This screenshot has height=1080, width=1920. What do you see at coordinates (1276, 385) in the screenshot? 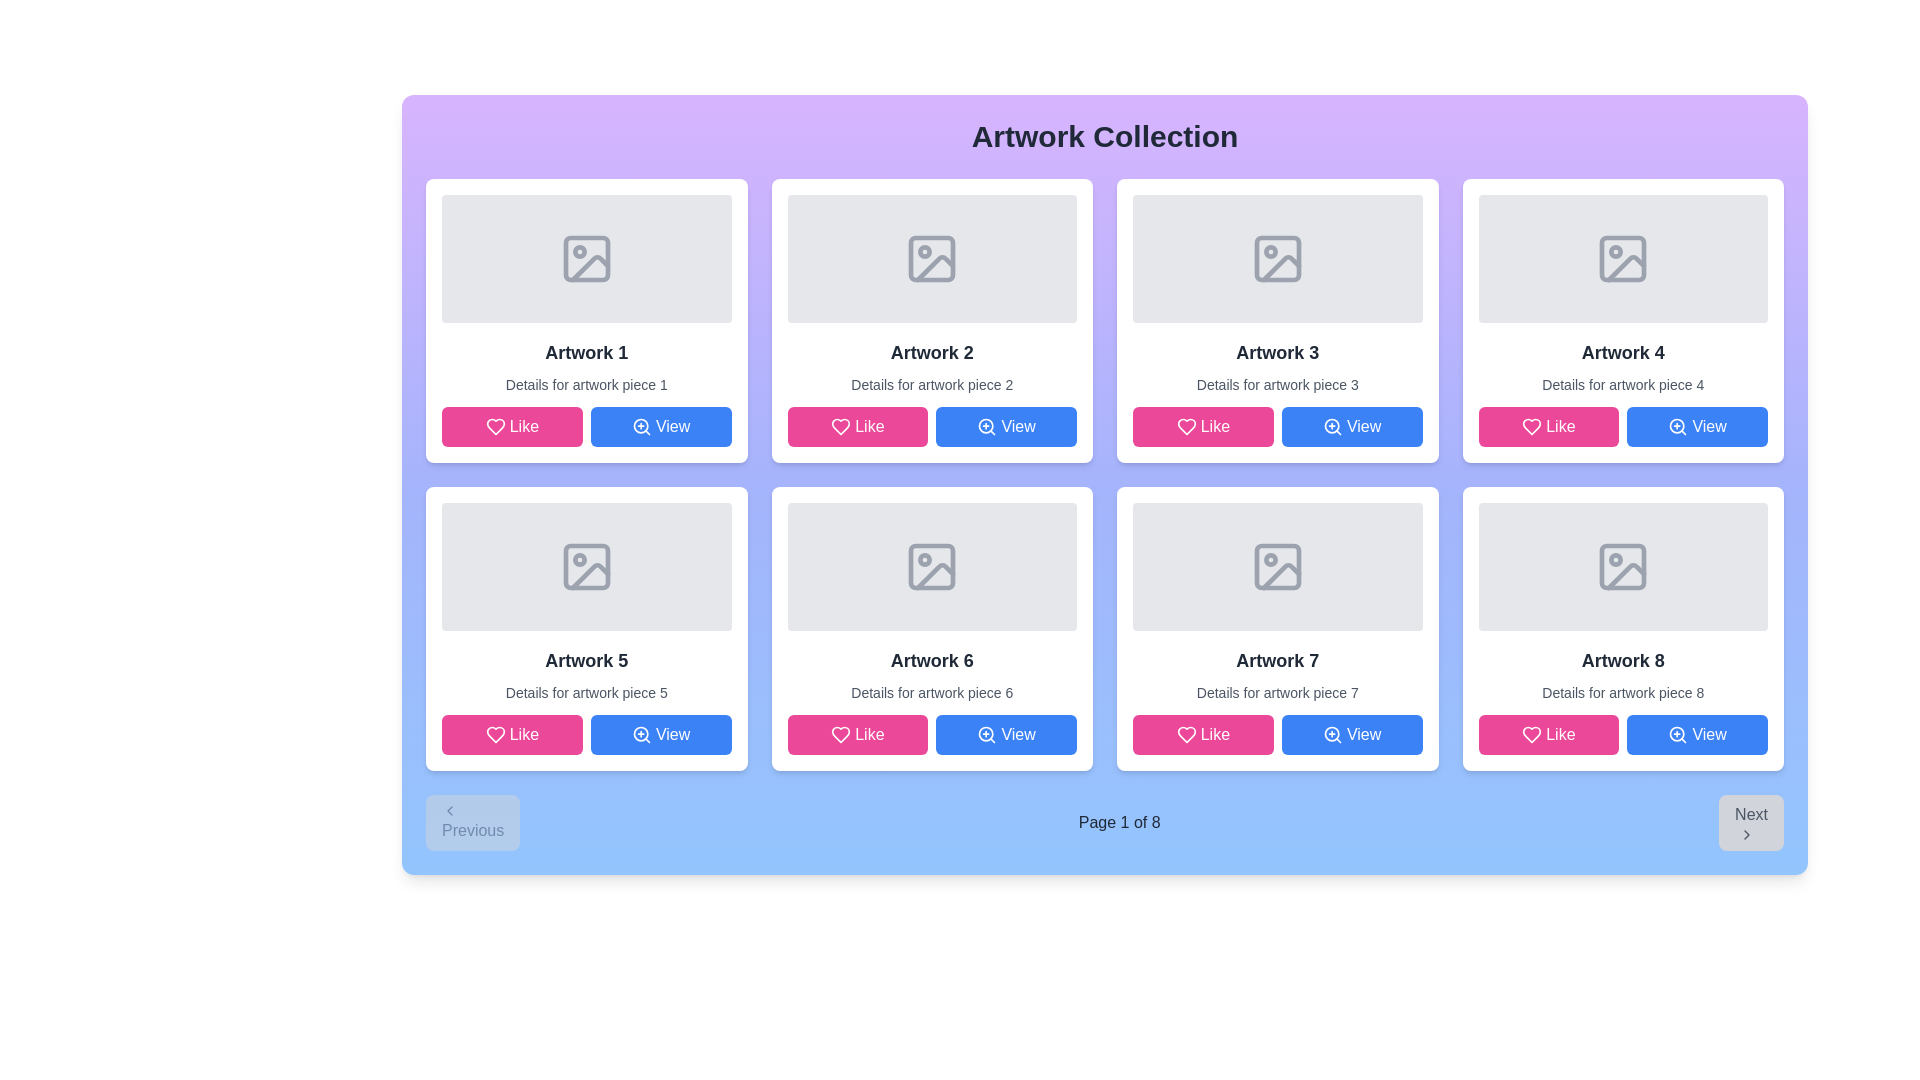
I see `text 'Details for artwork piece 3' which is displayed in a smaller gray font below the title 'Artwork 3' in the third card of the first row` at bounding box center [1276, 385].